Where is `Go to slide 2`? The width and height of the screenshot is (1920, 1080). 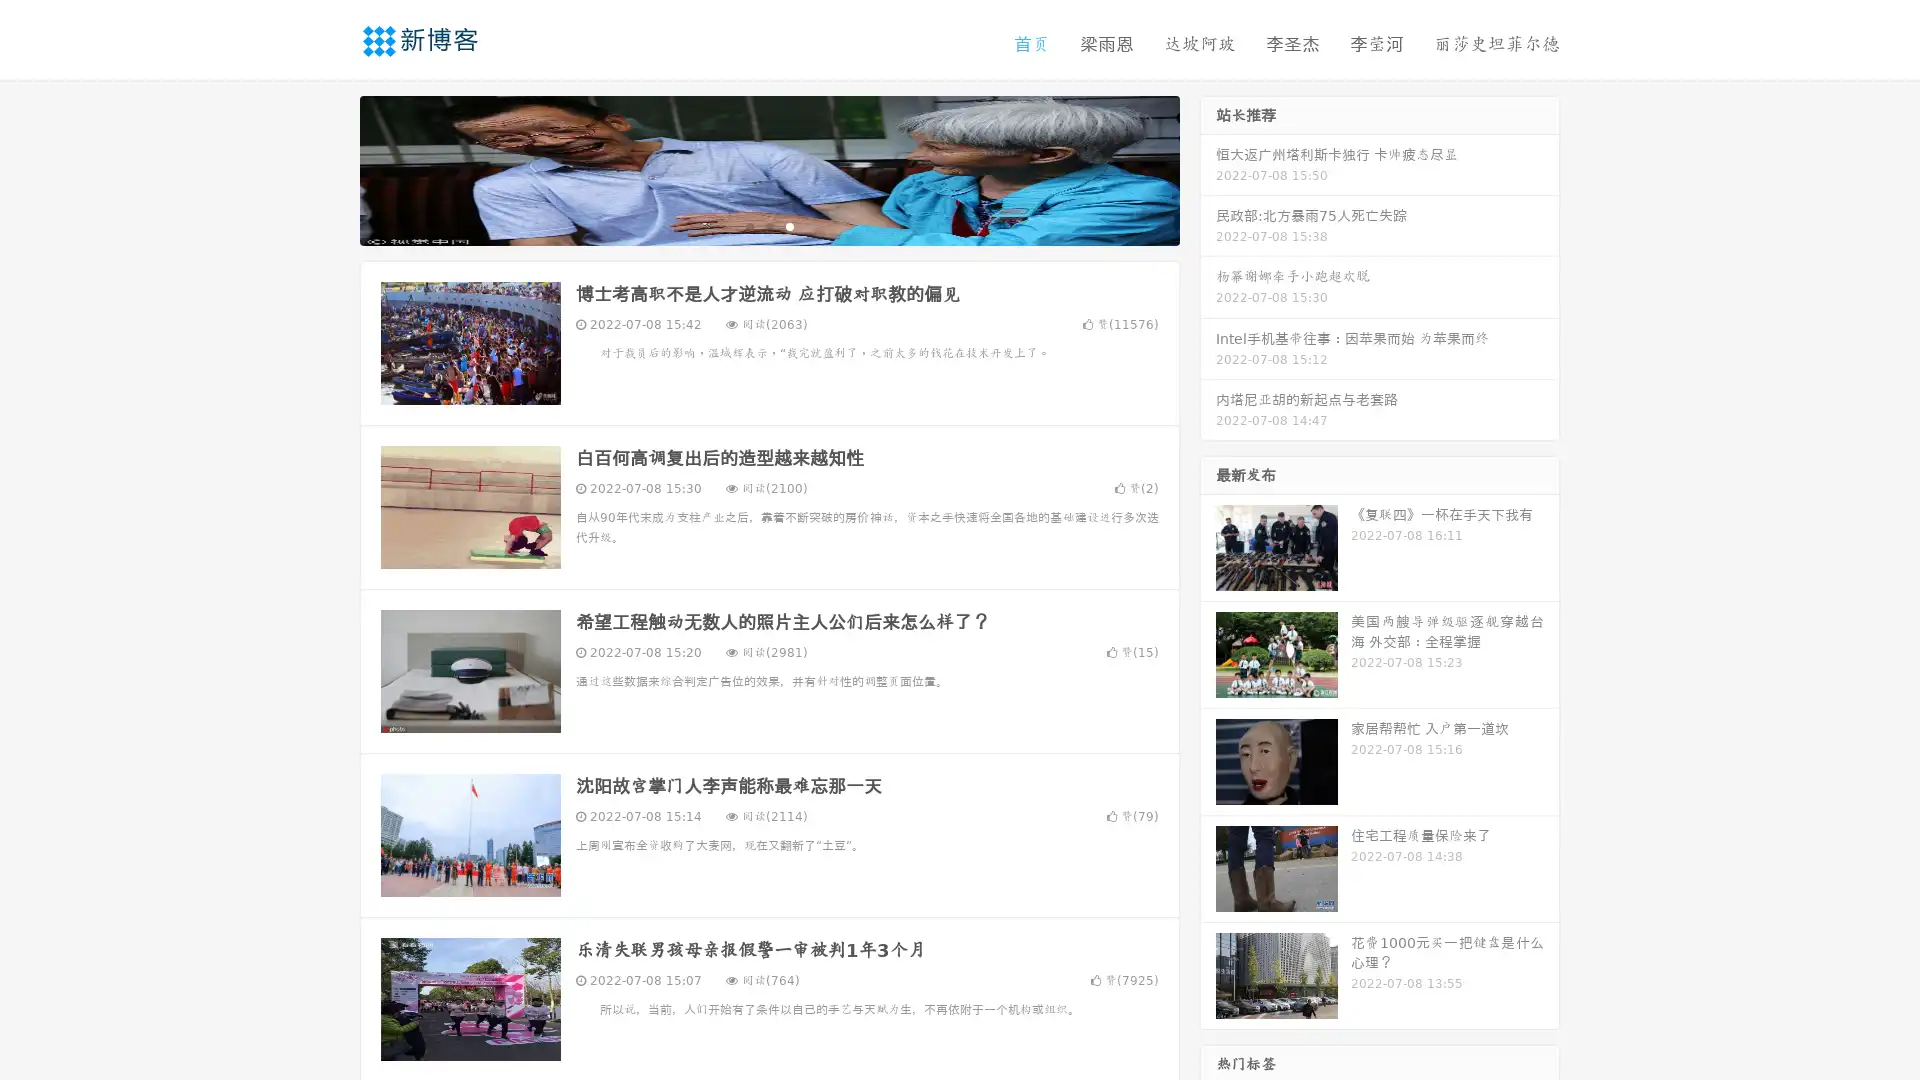
Go to slide 2 is located at coordinates (768, 225).